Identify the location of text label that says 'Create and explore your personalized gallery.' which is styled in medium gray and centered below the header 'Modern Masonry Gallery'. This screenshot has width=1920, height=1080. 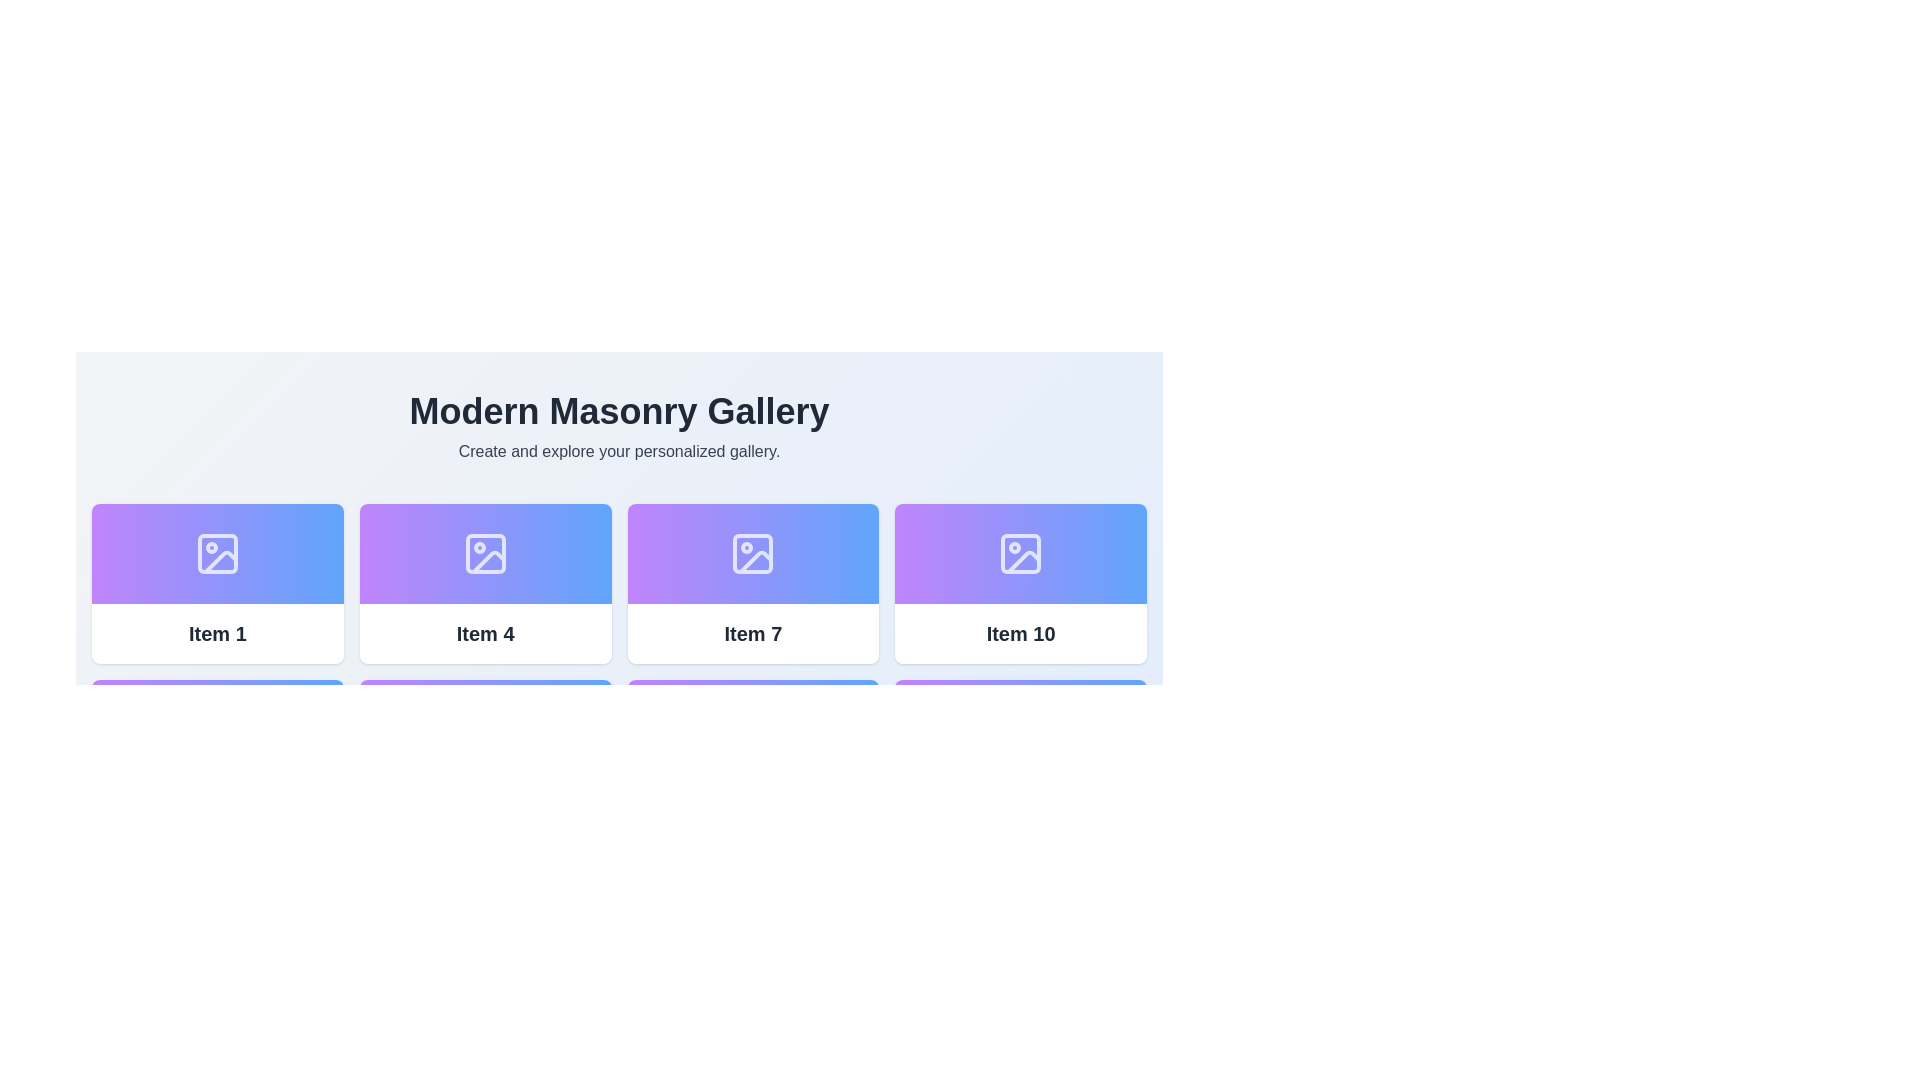
(618, 451).